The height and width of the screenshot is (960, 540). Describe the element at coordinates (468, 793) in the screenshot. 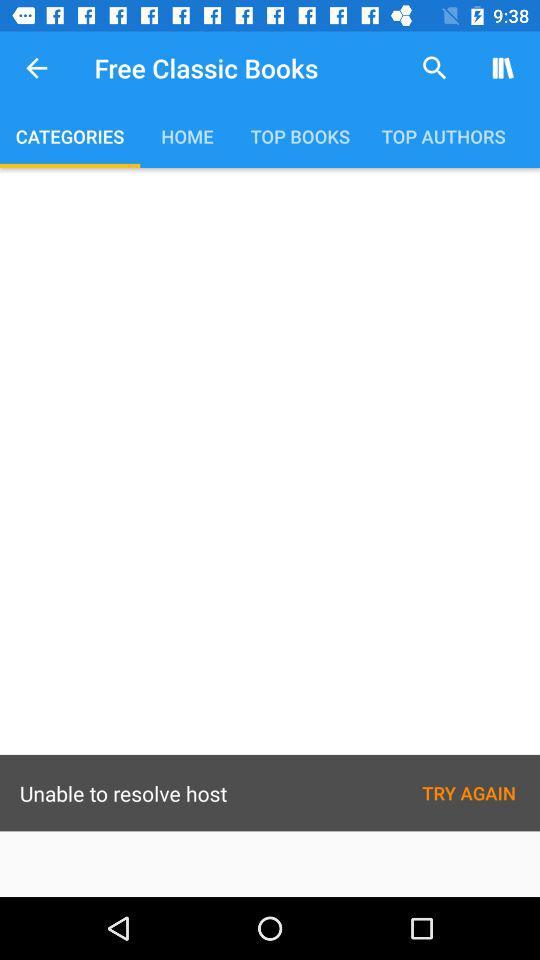

I see `the text try again` at that location.